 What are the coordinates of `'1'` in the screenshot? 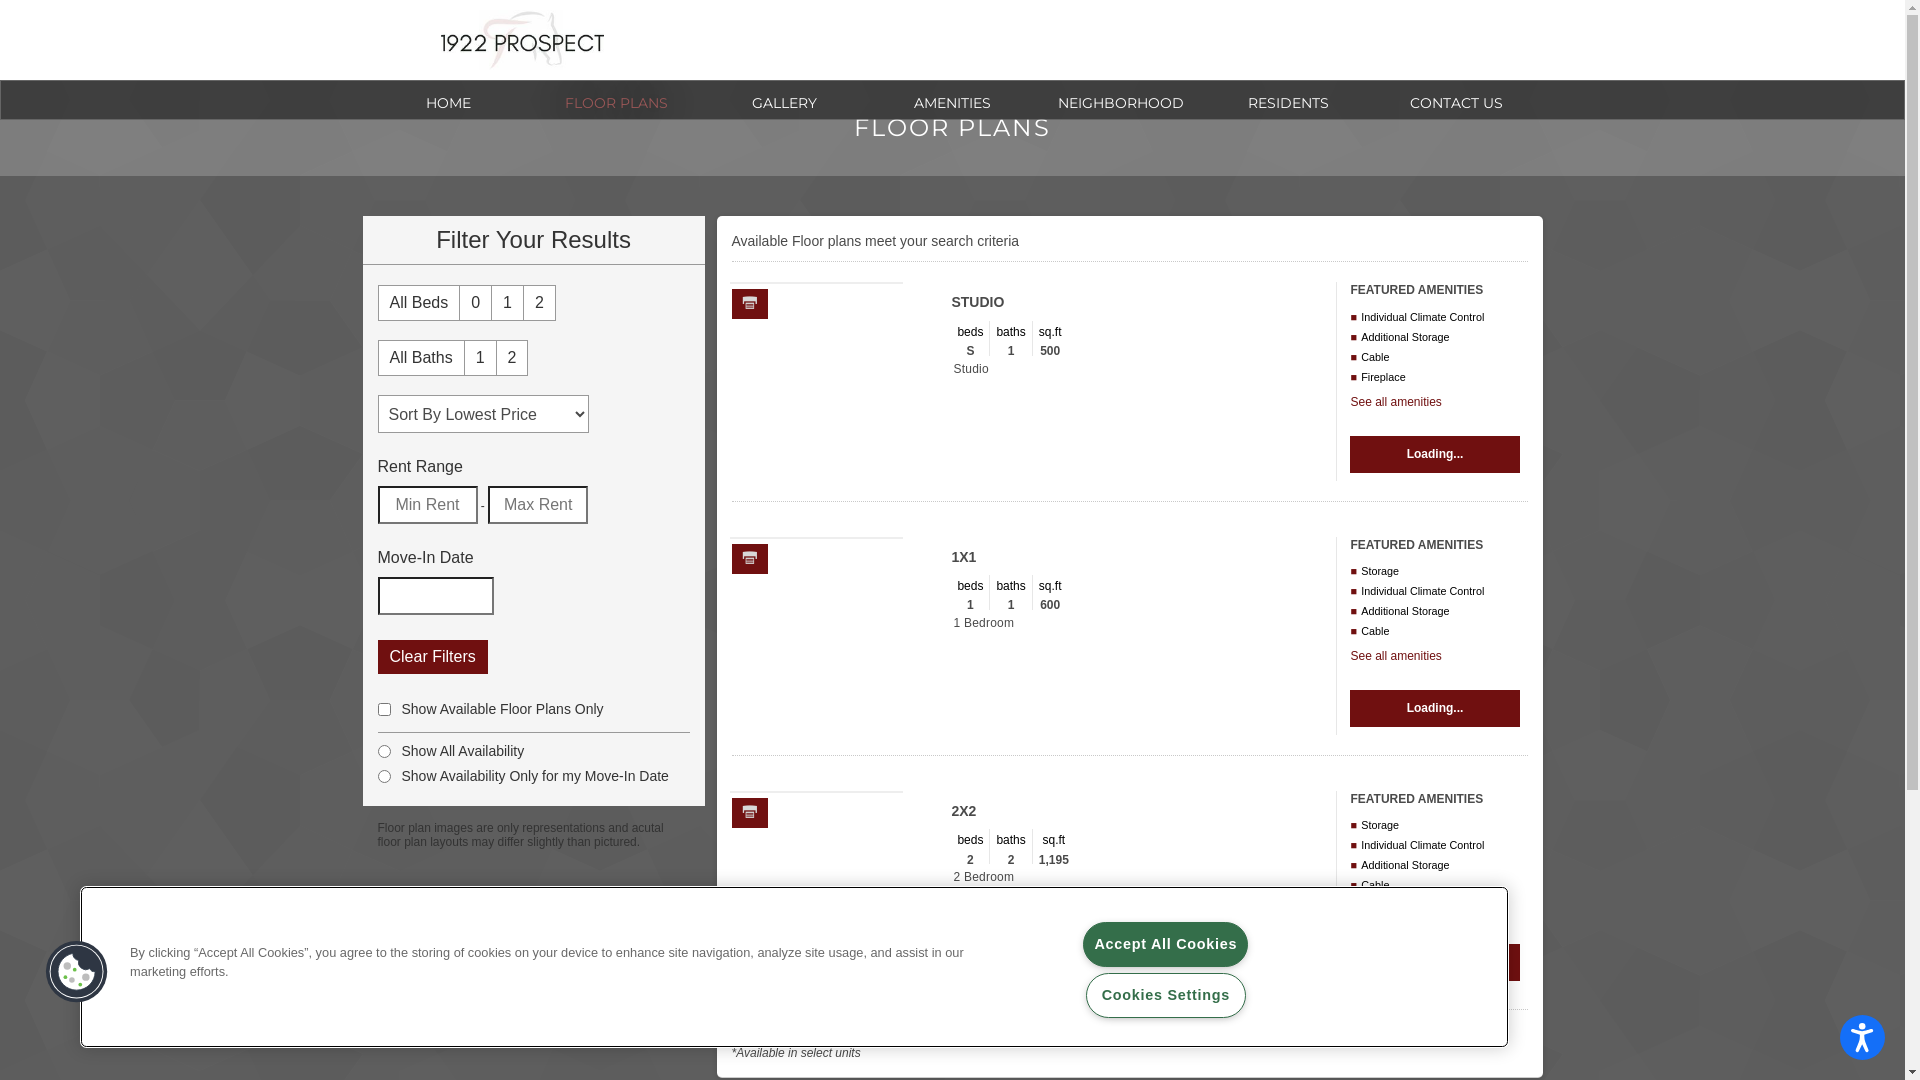 It's located at (464, 357).